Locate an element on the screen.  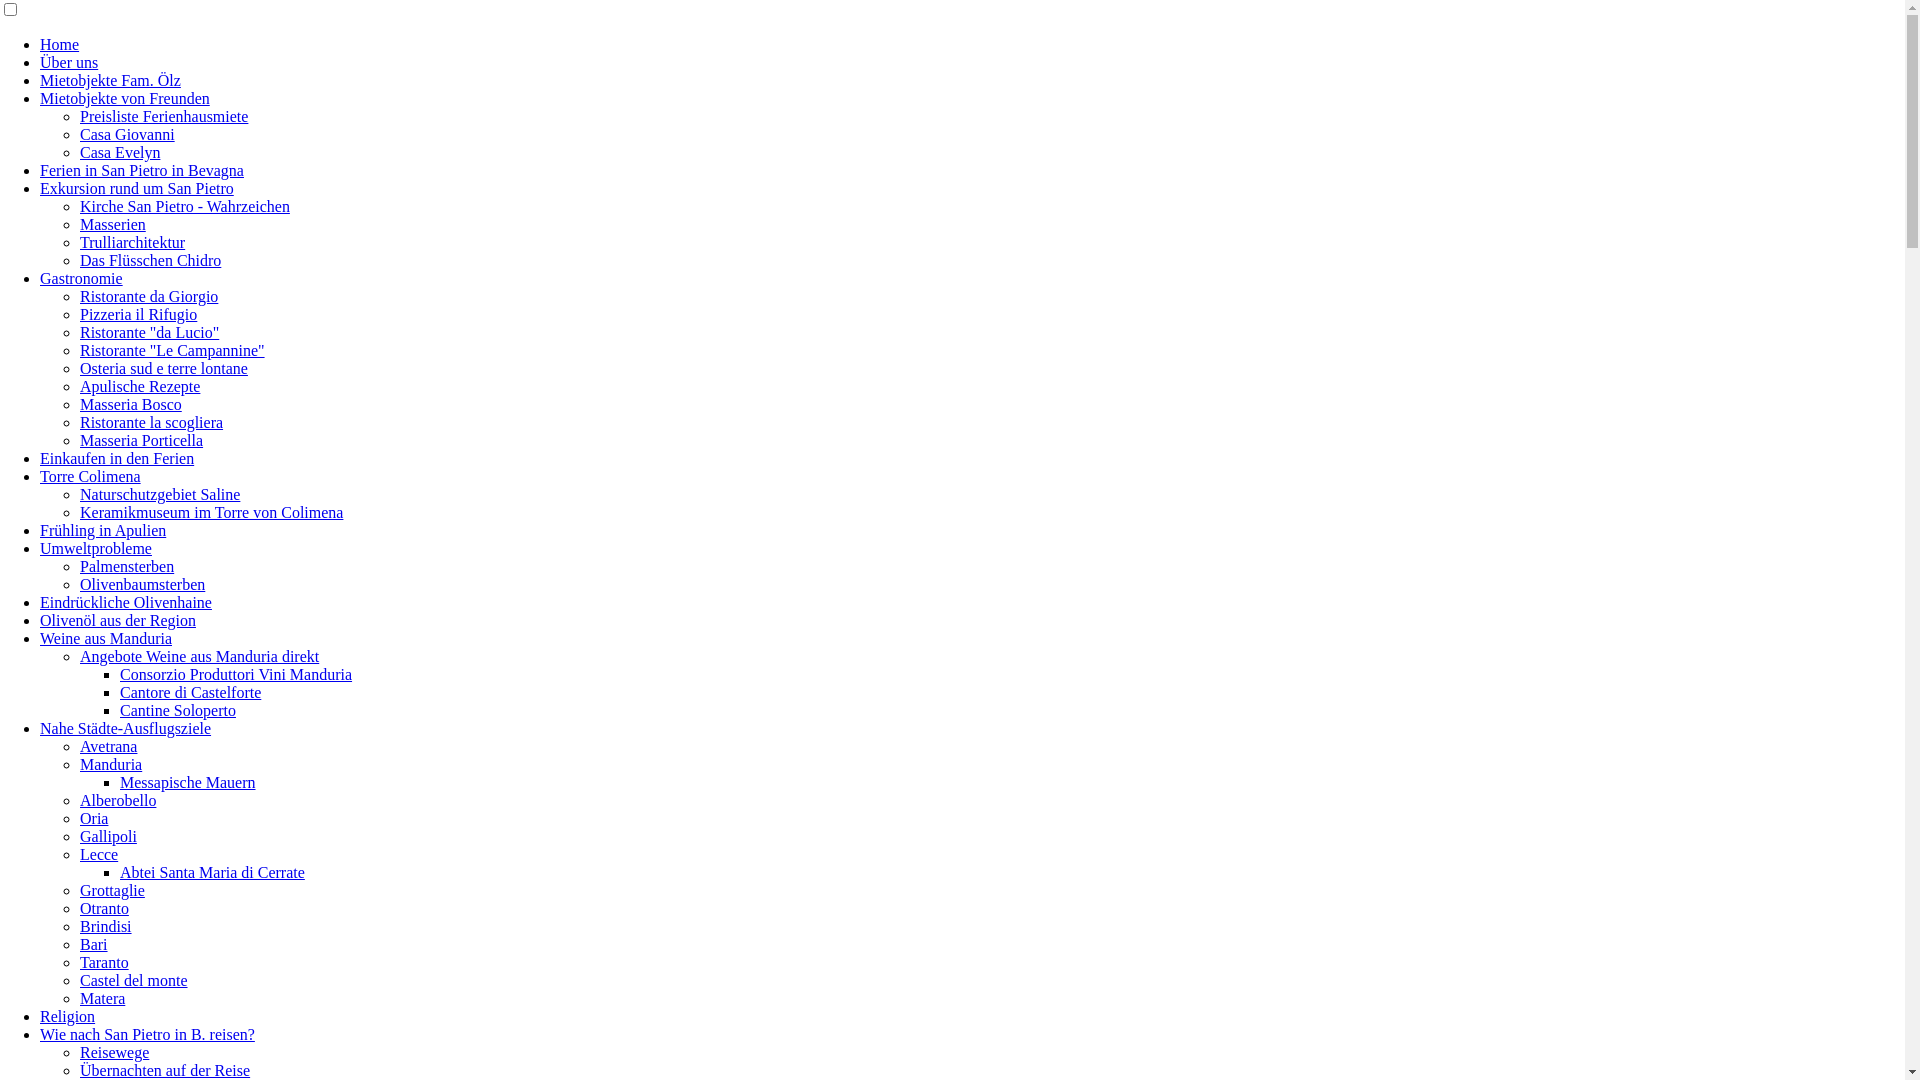
'Abtei Santa Maria di Cerrate' is located at coordinates (212, 871).